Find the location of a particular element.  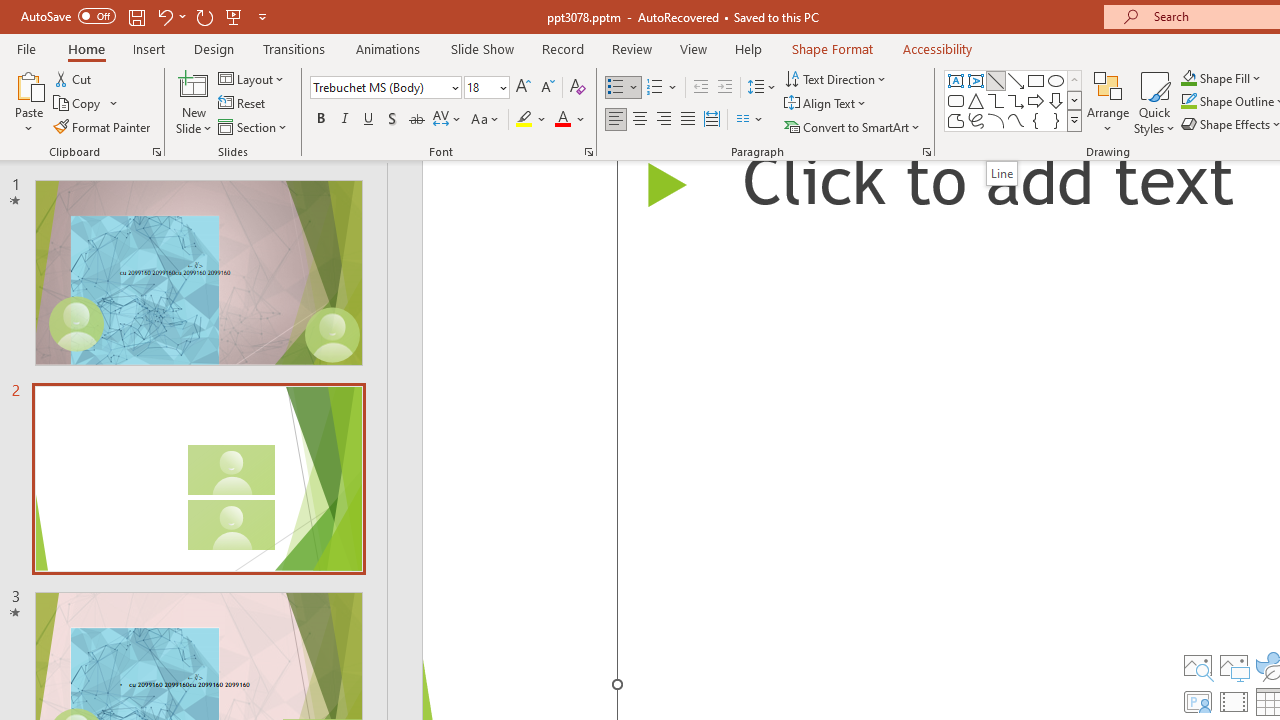

'Text Direction' is located at coordinates (837, 78).